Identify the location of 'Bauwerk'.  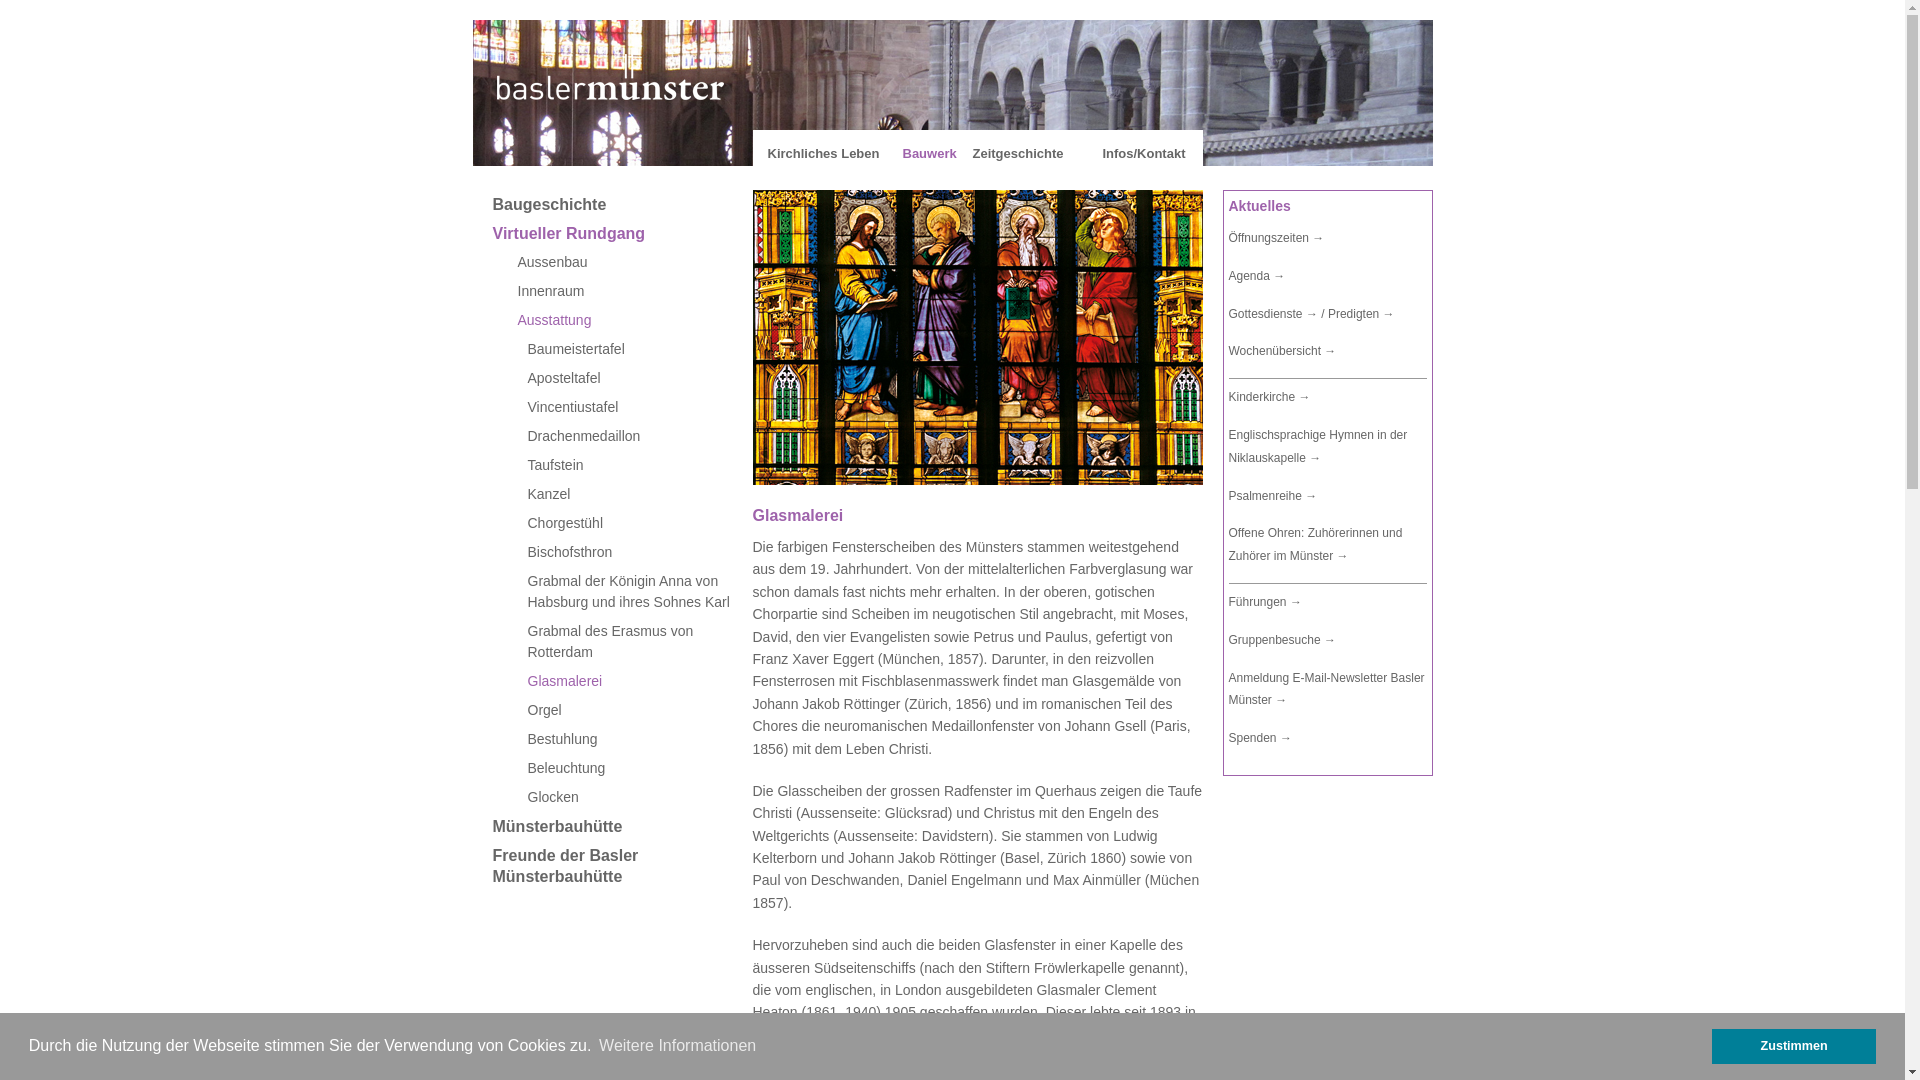
(928, 152).